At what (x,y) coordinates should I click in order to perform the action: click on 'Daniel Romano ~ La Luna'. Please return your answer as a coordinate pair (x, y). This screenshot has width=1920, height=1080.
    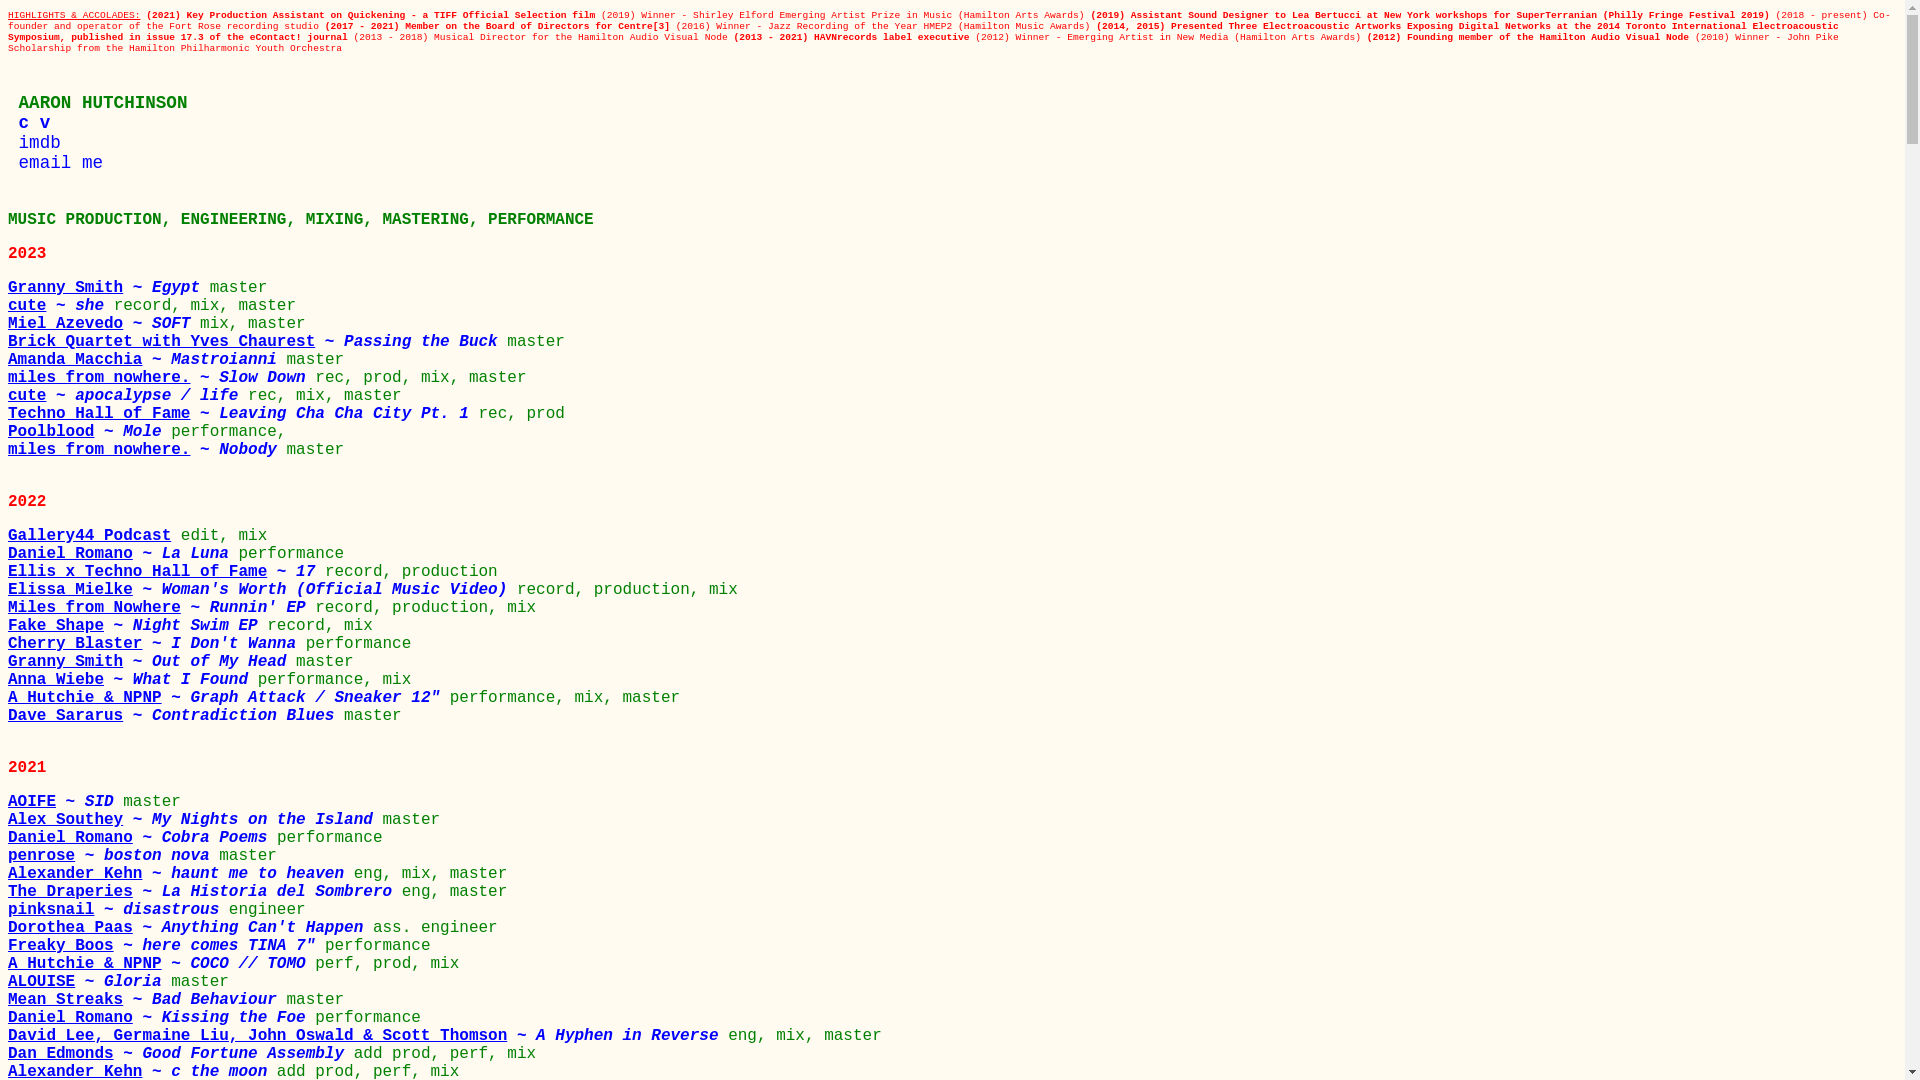
    Looking at the image, I should click on (122, 554).